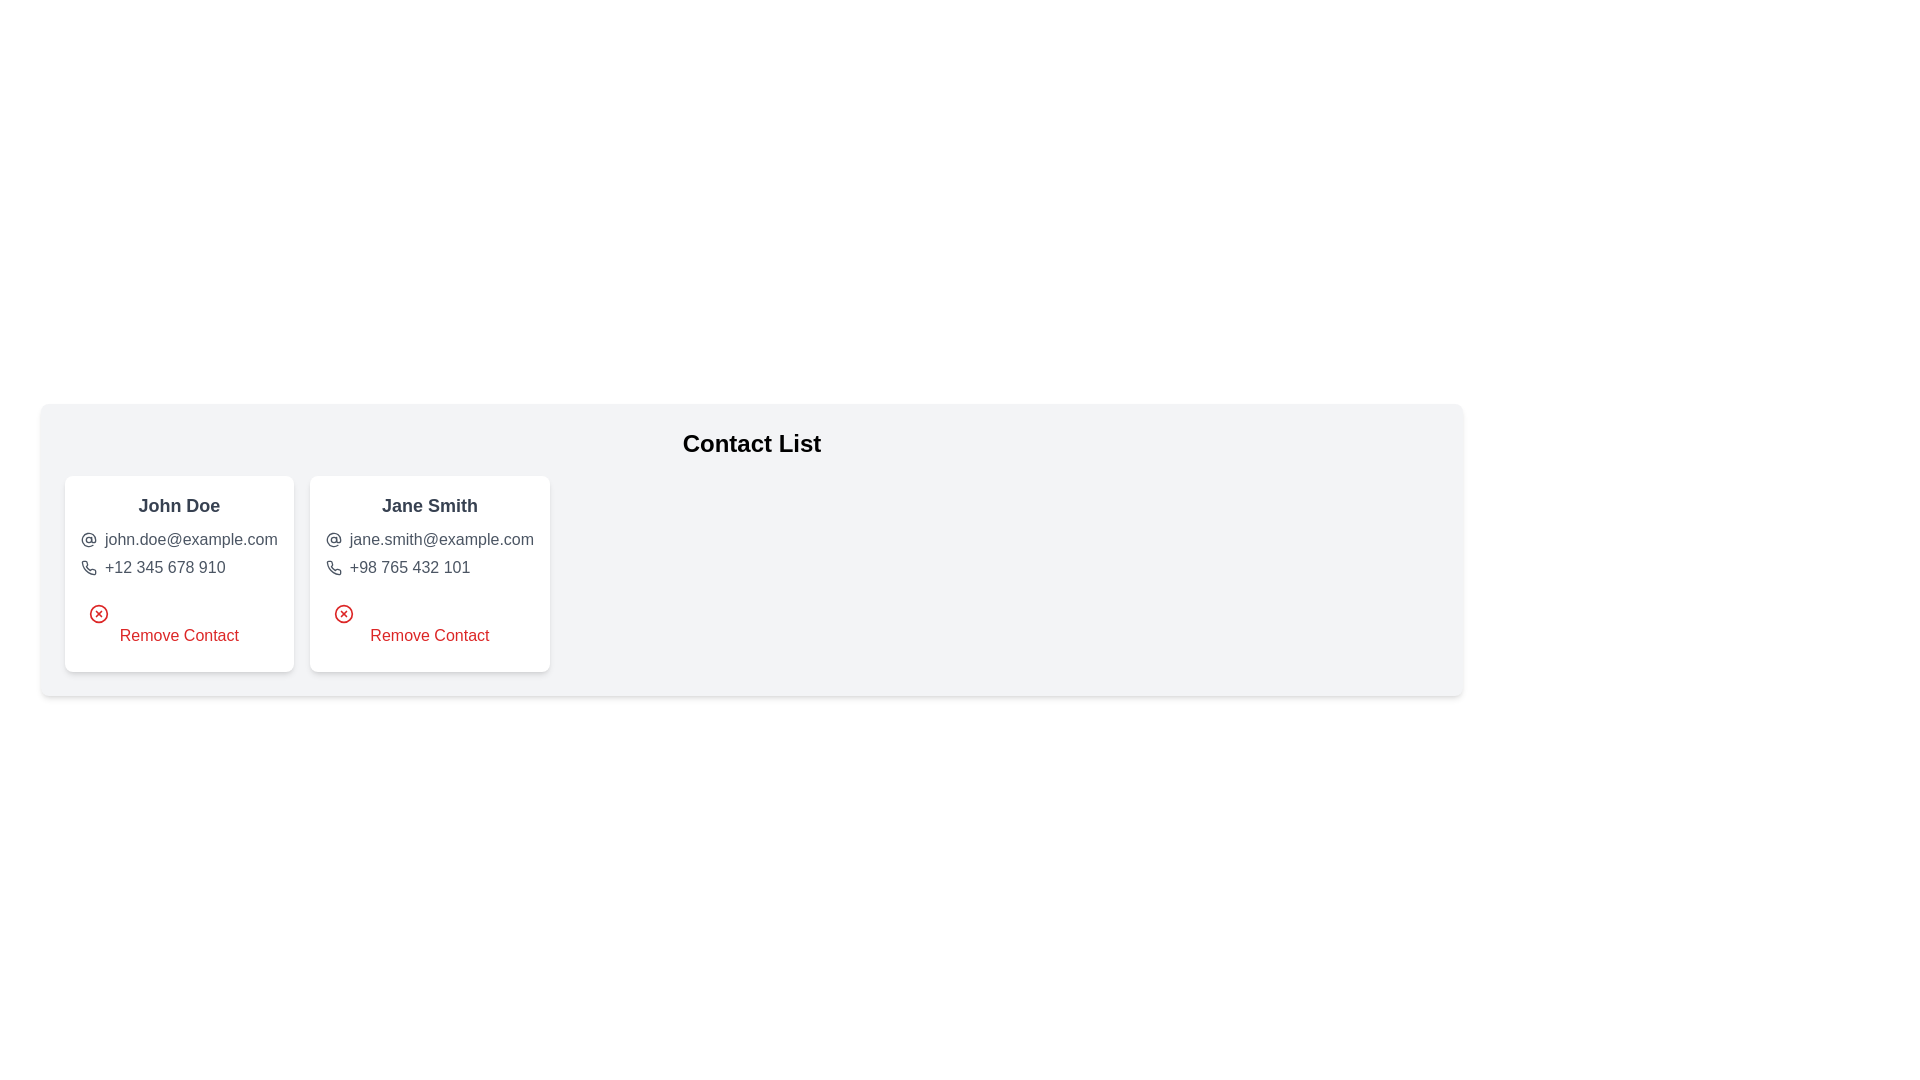 This screenshot has height=1080, width=1920. Describe the element at coordinates (178, 540) in the screenshot. I see `the text field for email` at that location.